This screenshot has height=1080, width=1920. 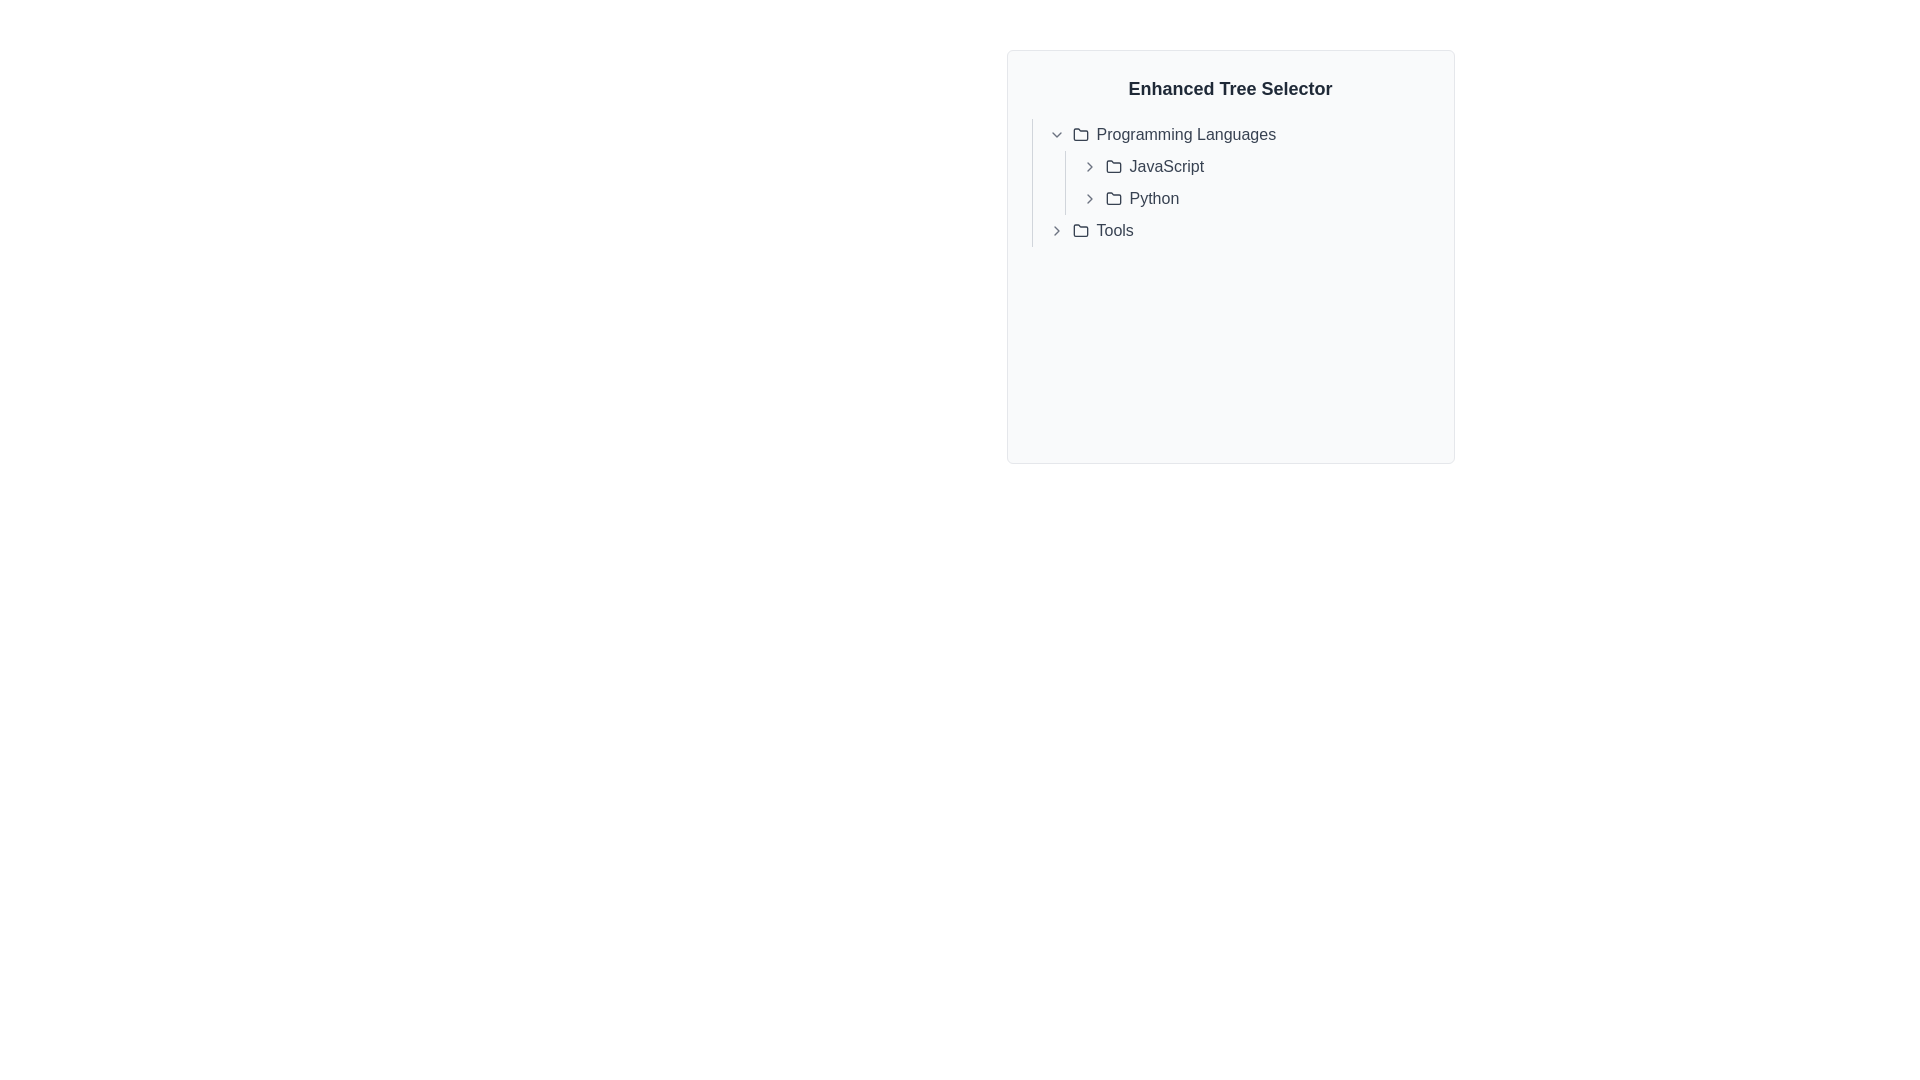 I want to click on the folder icon representing the 'Programming Languages' category in the tree structure, so click(x=1079, y=135).